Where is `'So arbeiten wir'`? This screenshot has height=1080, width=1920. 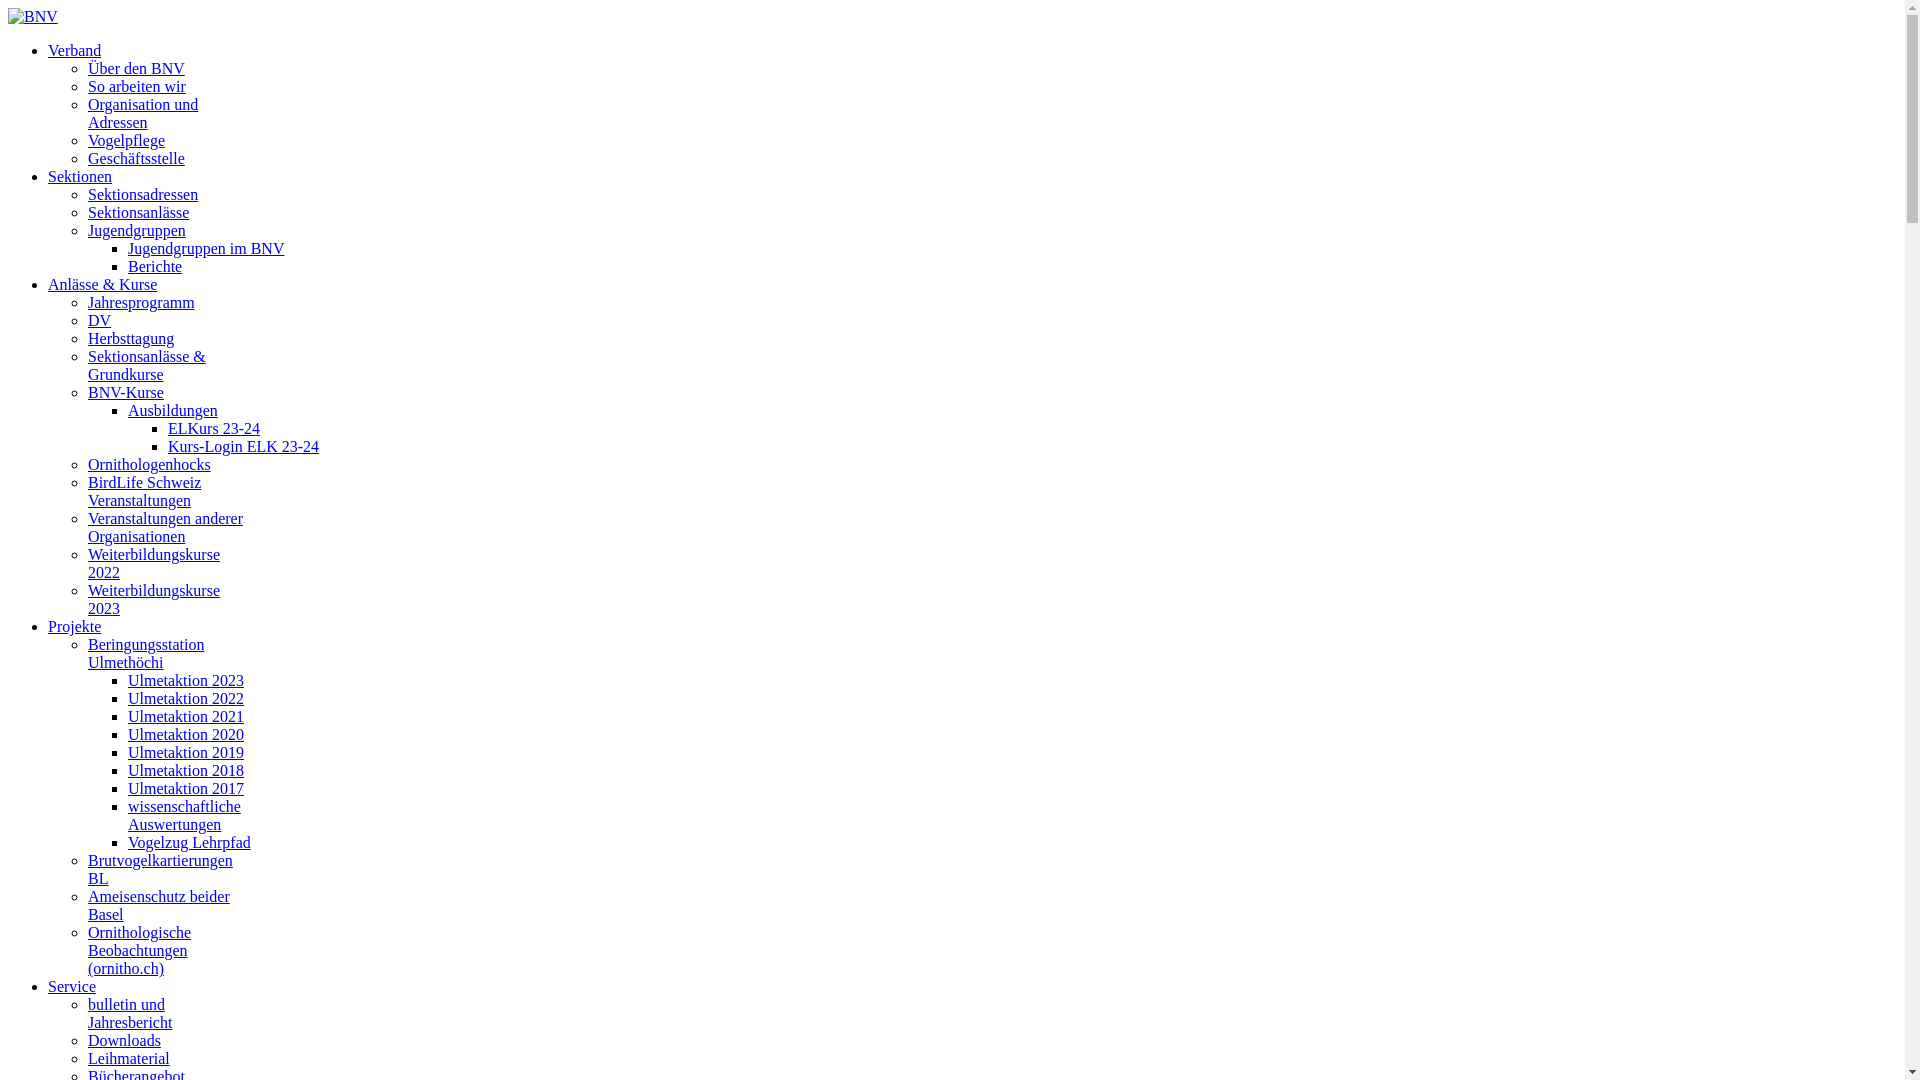 'So arbeiten wir' is located at coordinates (136, 85).